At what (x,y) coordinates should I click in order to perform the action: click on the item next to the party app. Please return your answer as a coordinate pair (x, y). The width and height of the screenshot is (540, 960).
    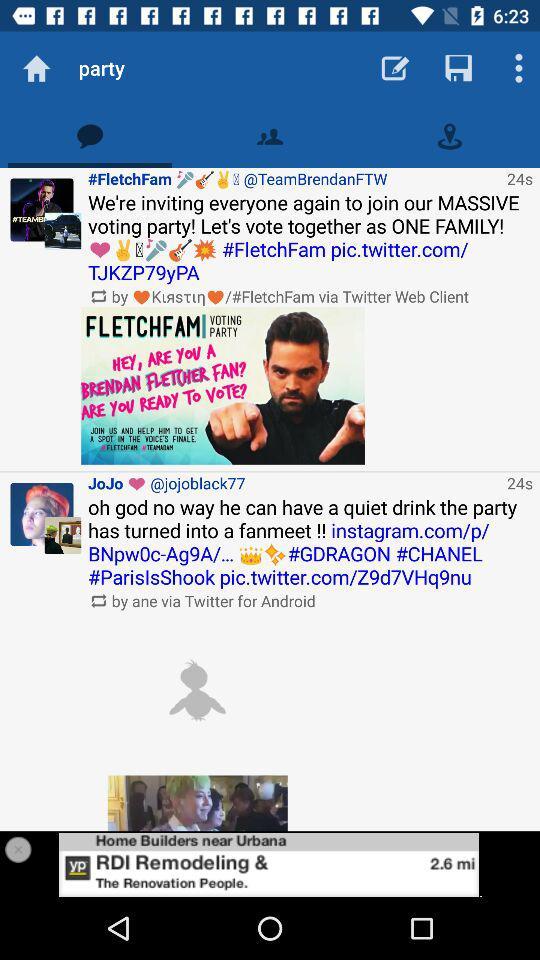
    Looking at the image, I should click on (36, 68).